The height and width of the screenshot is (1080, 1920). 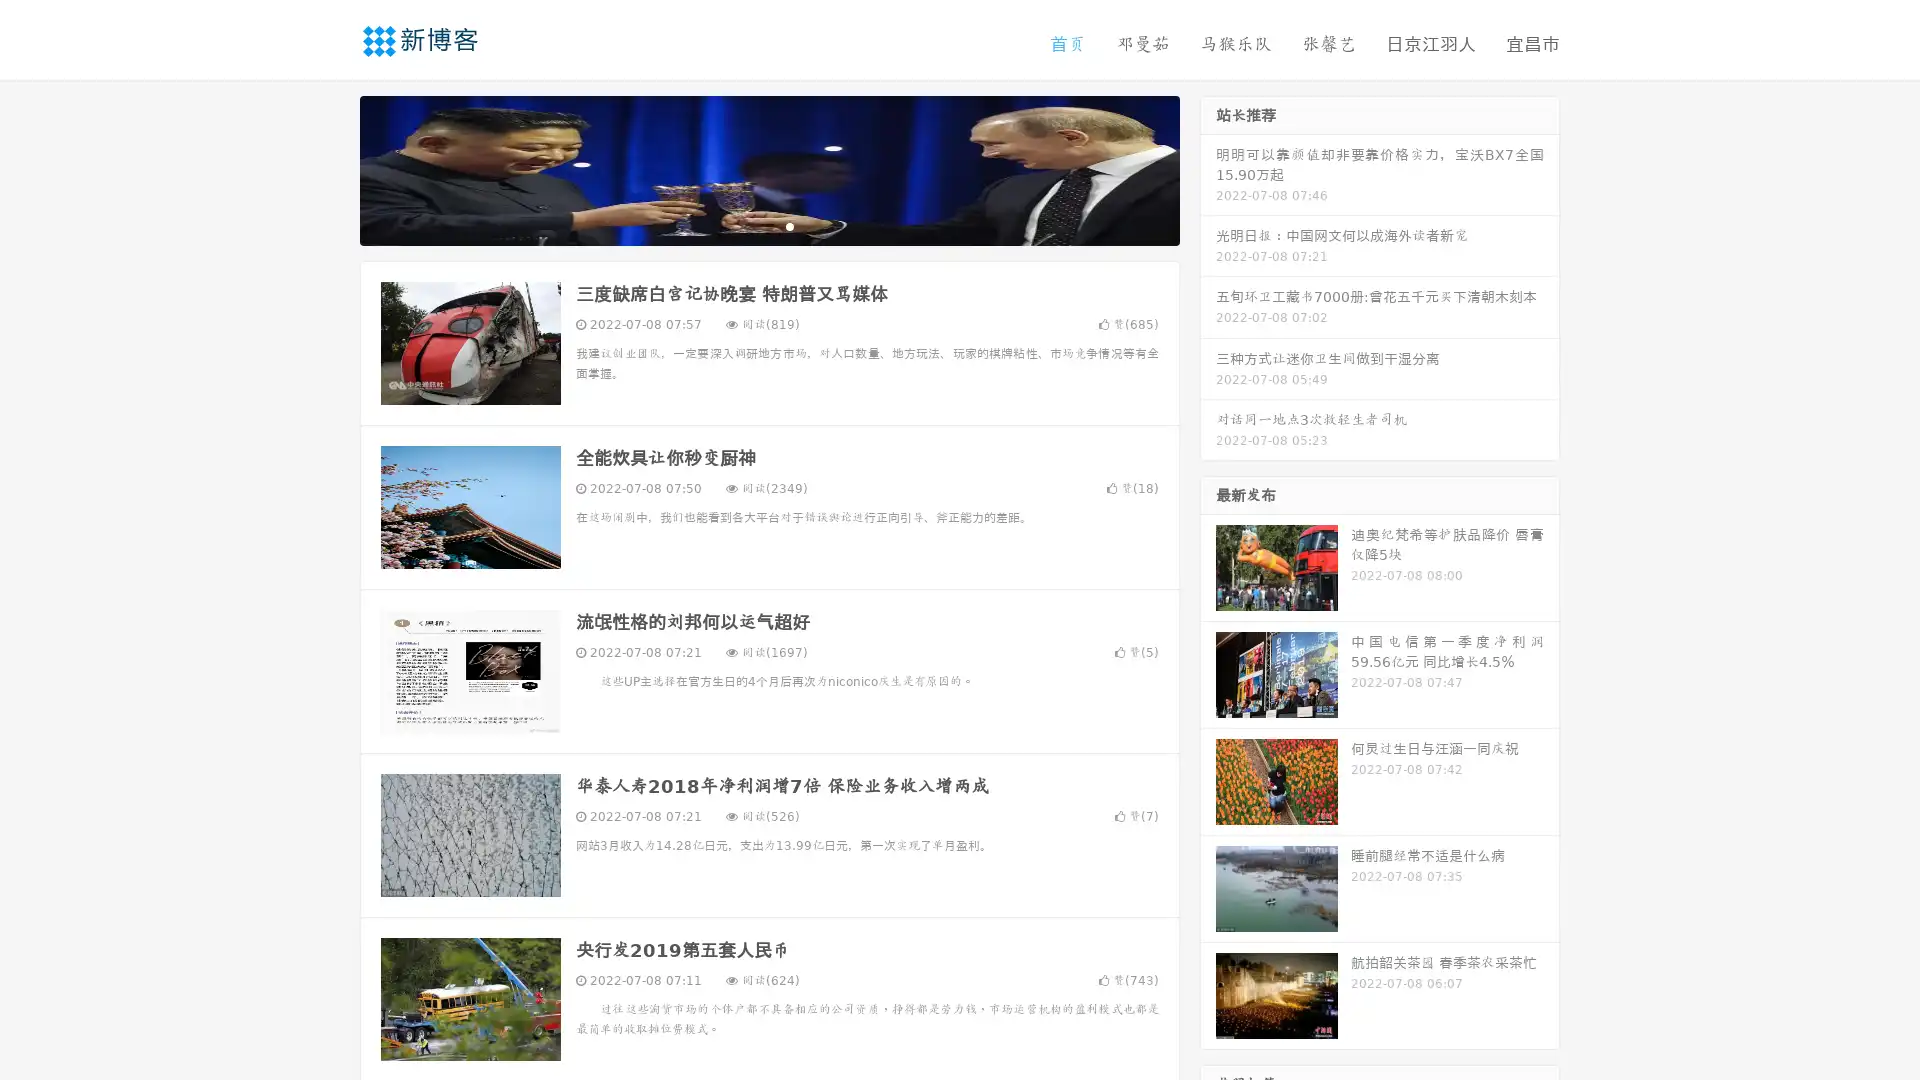 What do you see at coordinates (789, 225) in the screenshot?
I see `Go to slide 3` at bounding box center [789, 225].